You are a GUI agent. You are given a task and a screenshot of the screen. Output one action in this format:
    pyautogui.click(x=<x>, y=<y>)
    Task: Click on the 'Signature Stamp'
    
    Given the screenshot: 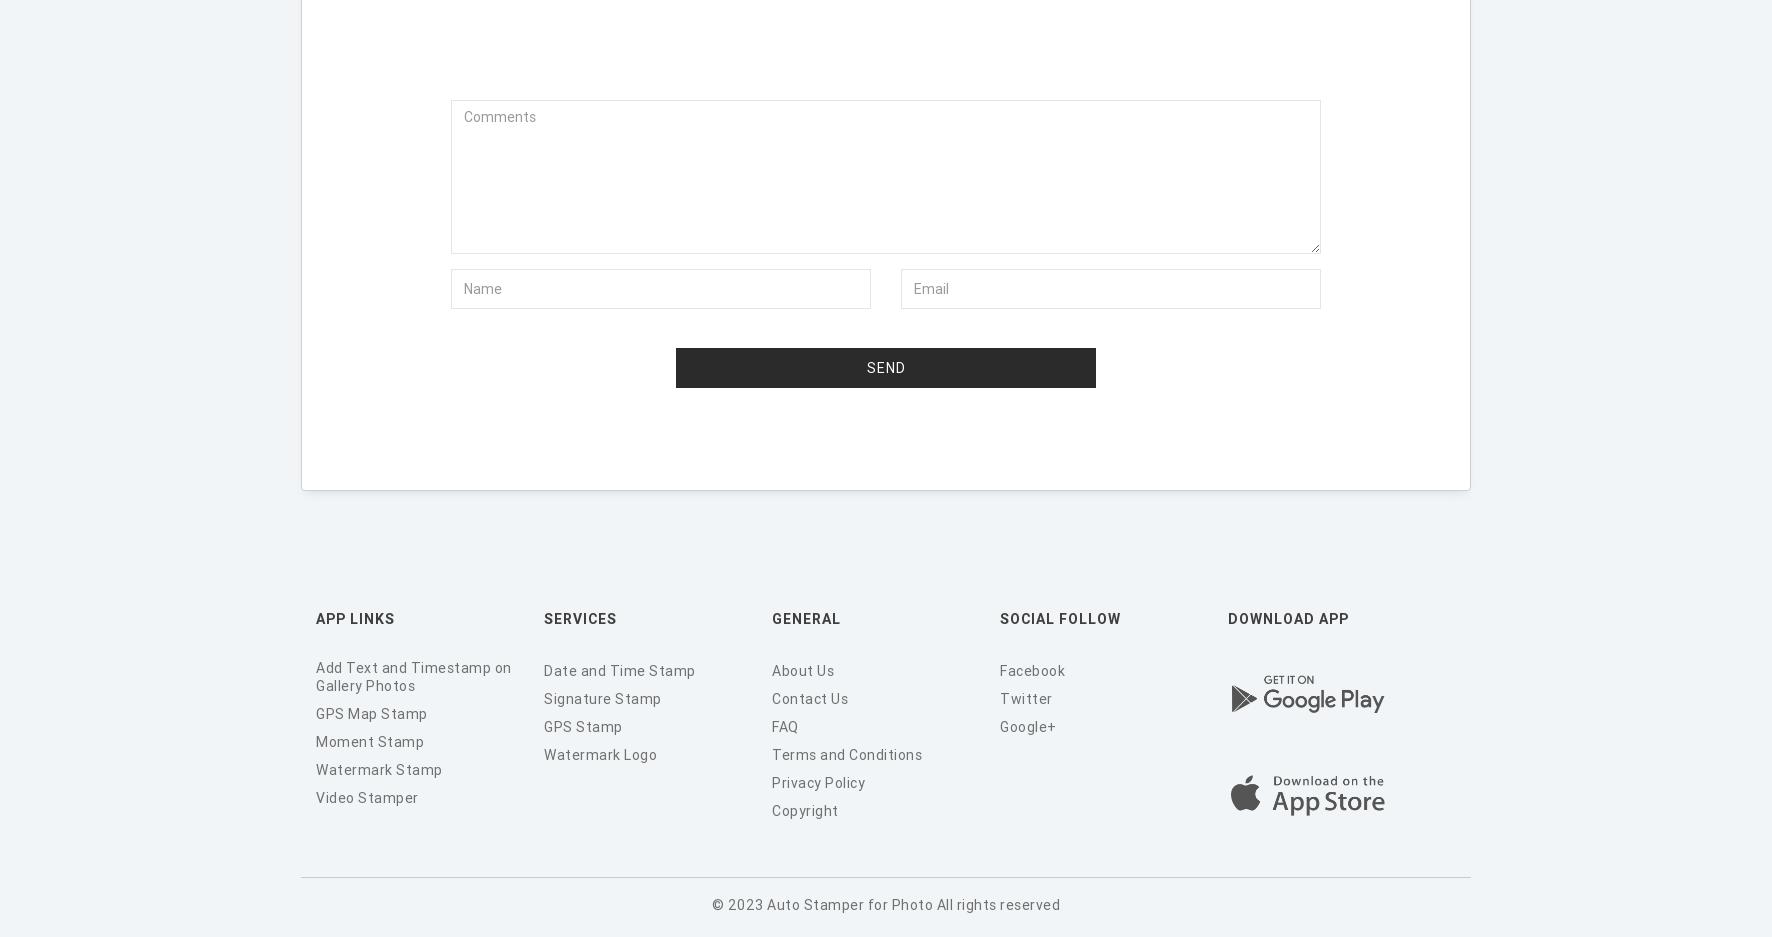 What is the action you would take?
    pyautogui.click(x=602, y=697)
    